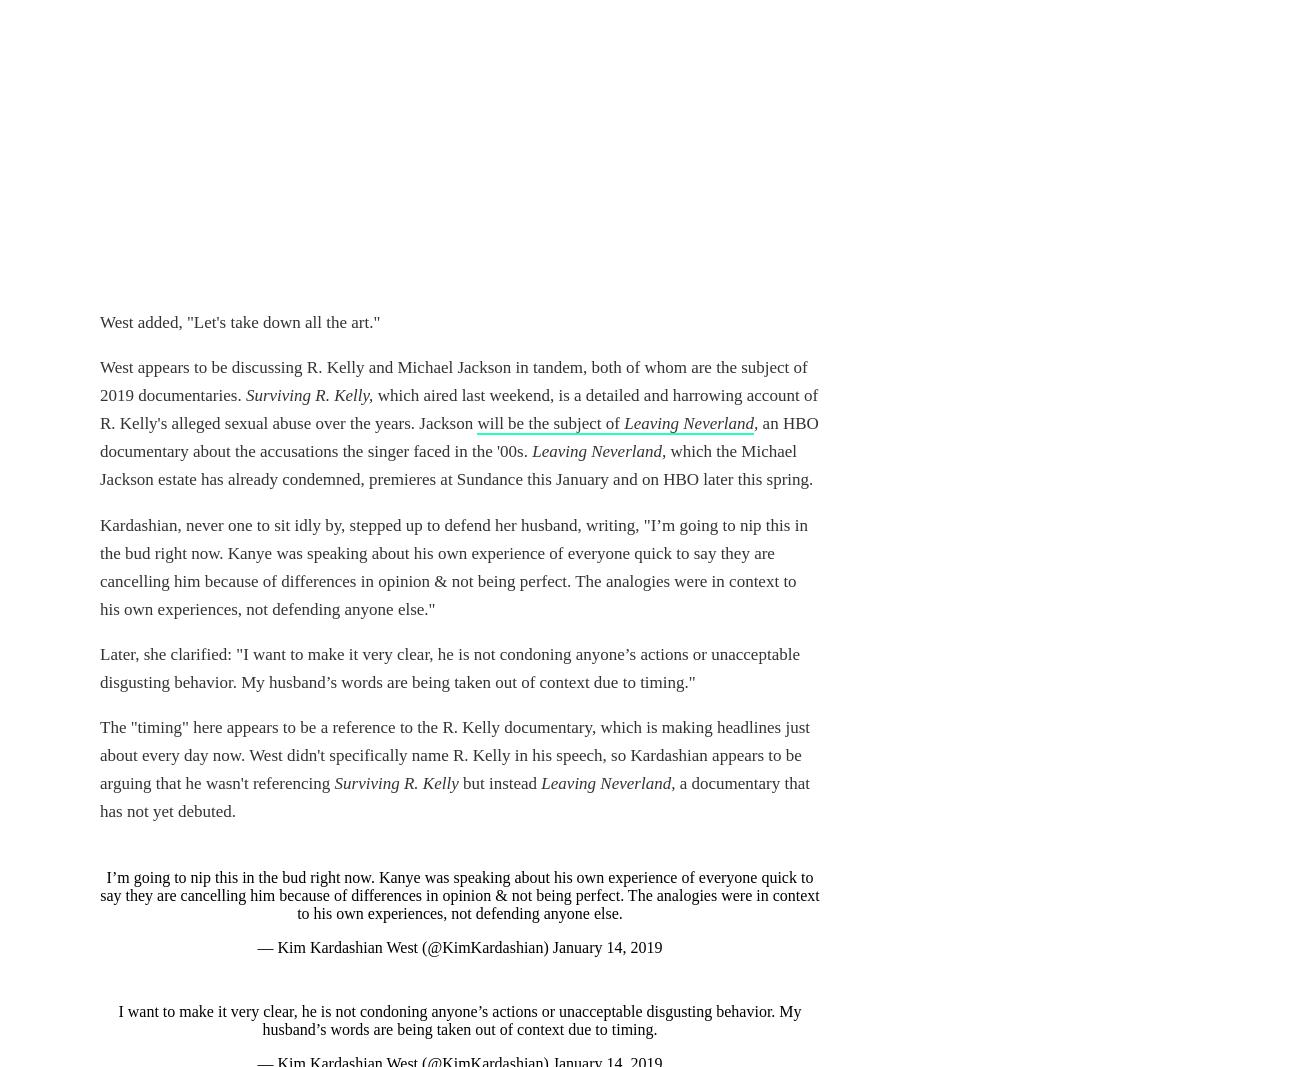 This screenshot has height=1067, width=1300. I want to click on 'which the Michael Jackson estate has already condemned, premieres at Sundance this January and on HBO later this spring.', so click(455, 464).